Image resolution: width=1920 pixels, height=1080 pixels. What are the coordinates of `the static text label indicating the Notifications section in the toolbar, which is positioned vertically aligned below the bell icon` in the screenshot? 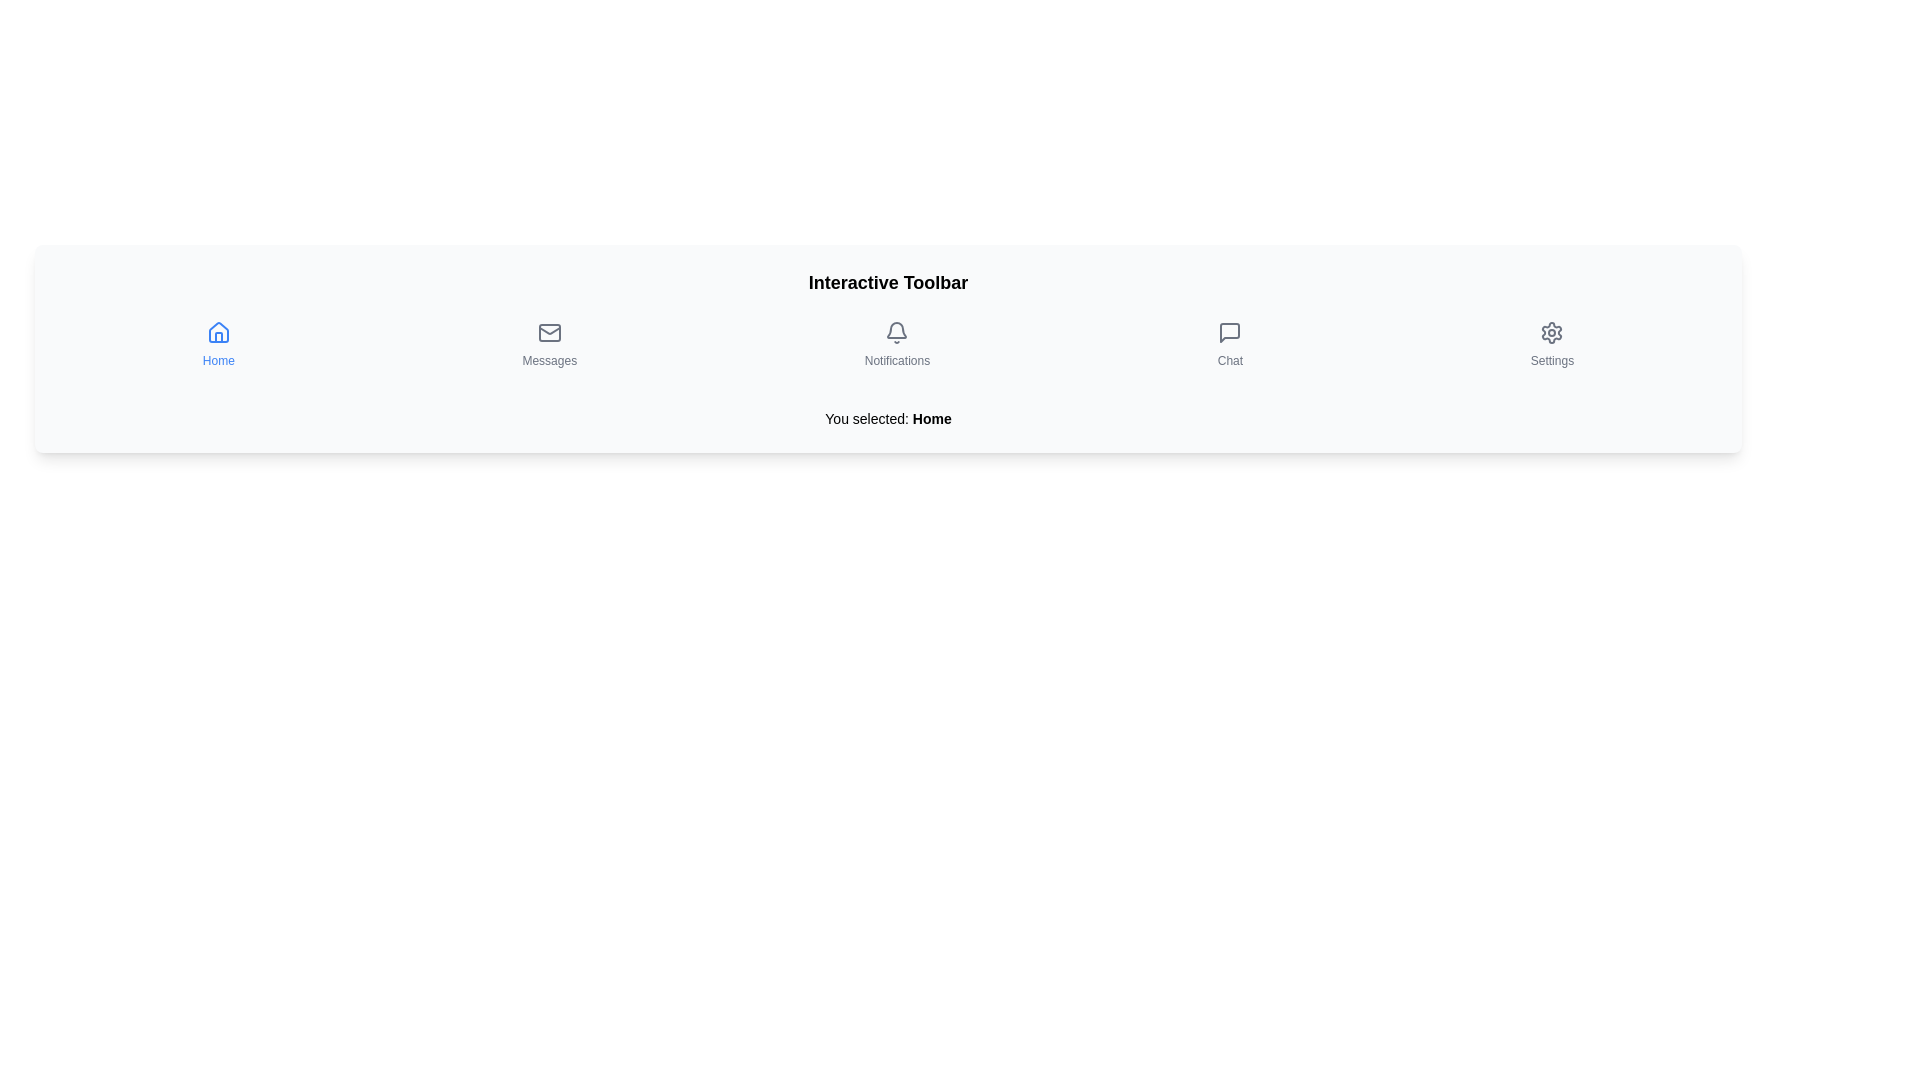 It's located at (896, 361).